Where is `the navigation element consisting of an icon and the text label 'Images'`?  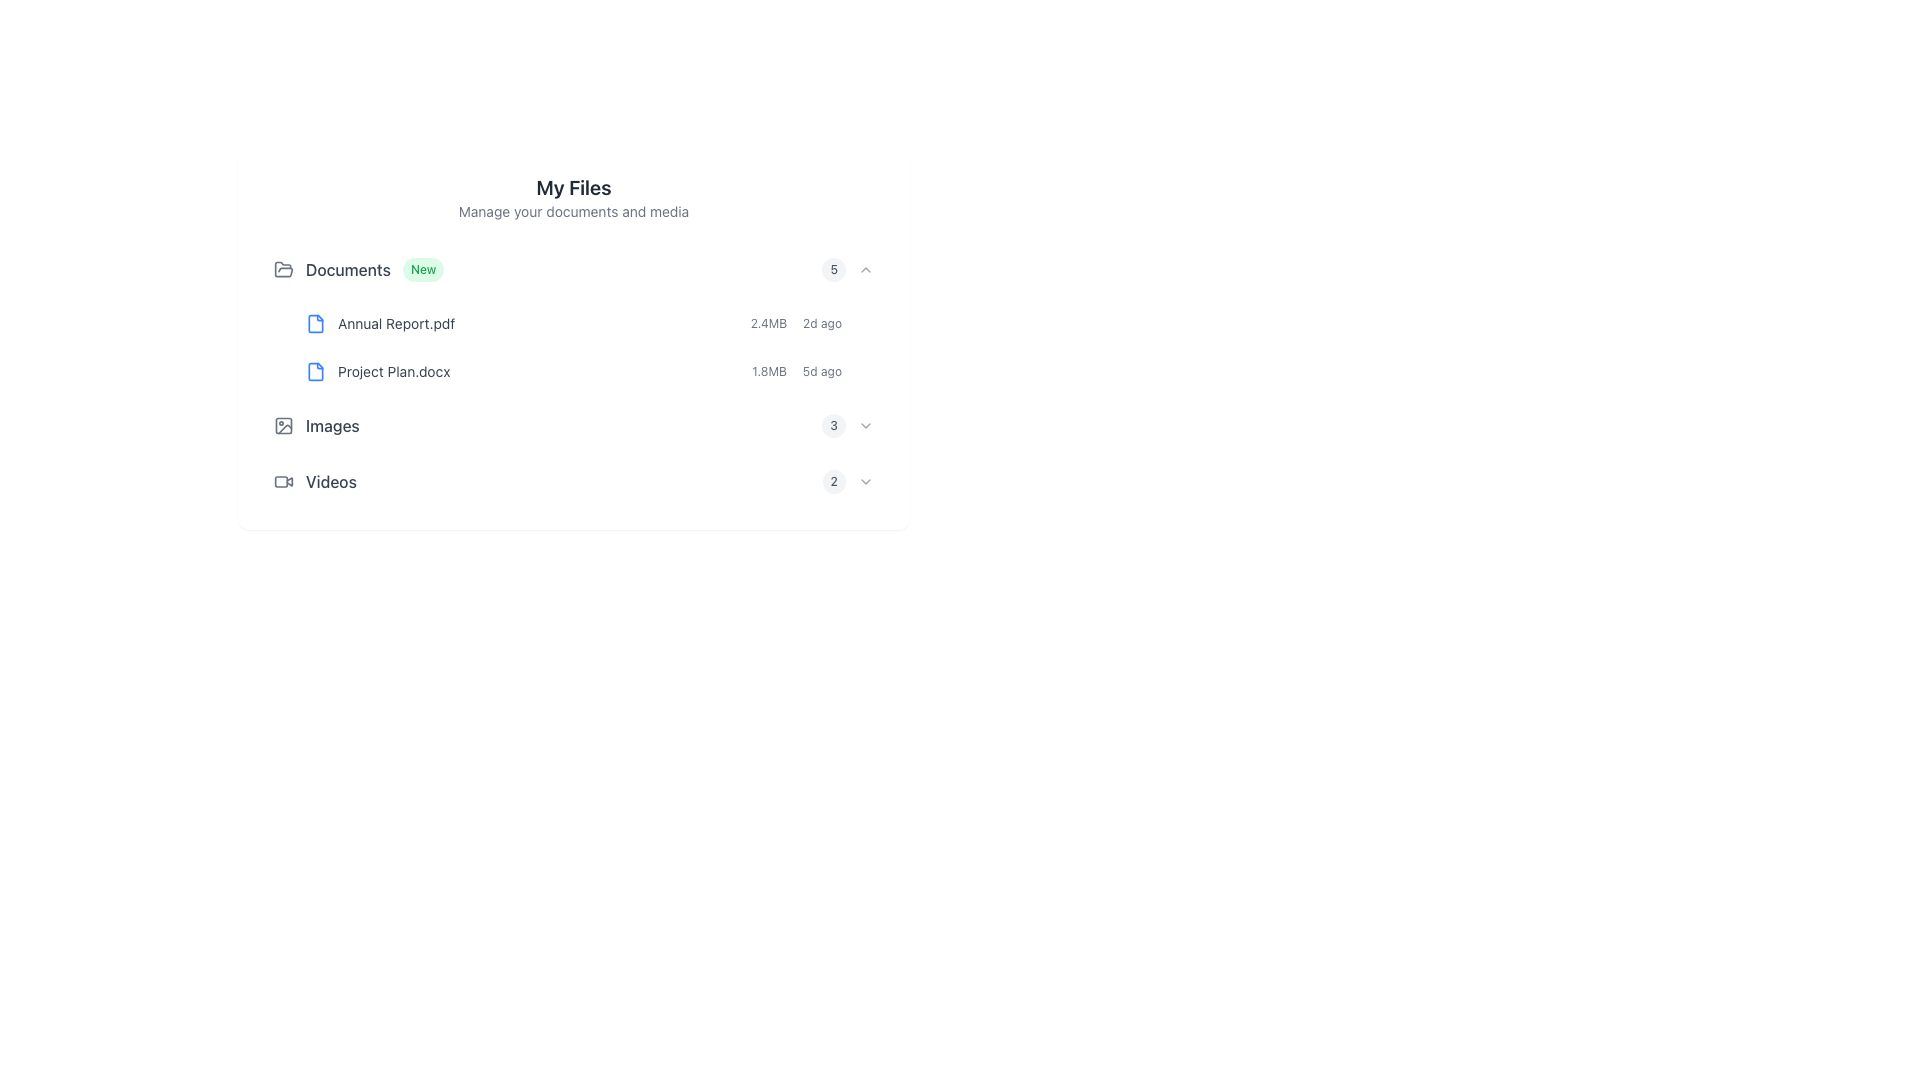
the navigation element consisting of an icon and the text label 'Images' is located at coordinates (315, 424).